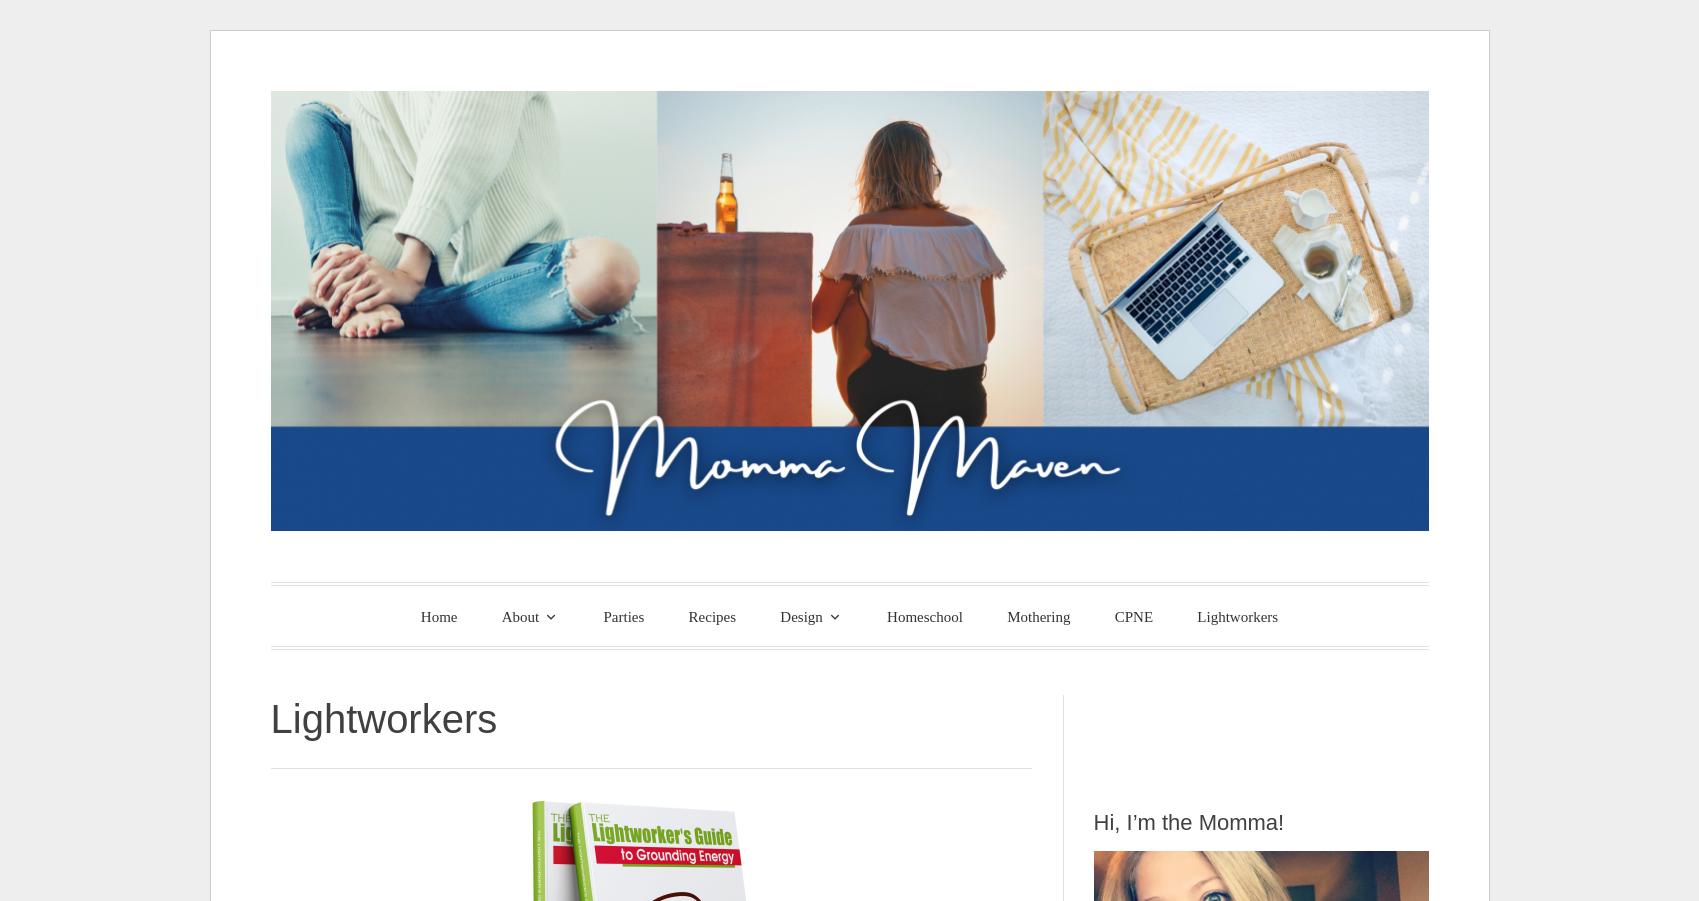 Image resolution: width=1699 pixels, height=901 pixels. I want to click on 'Parties', so click(623, 615).